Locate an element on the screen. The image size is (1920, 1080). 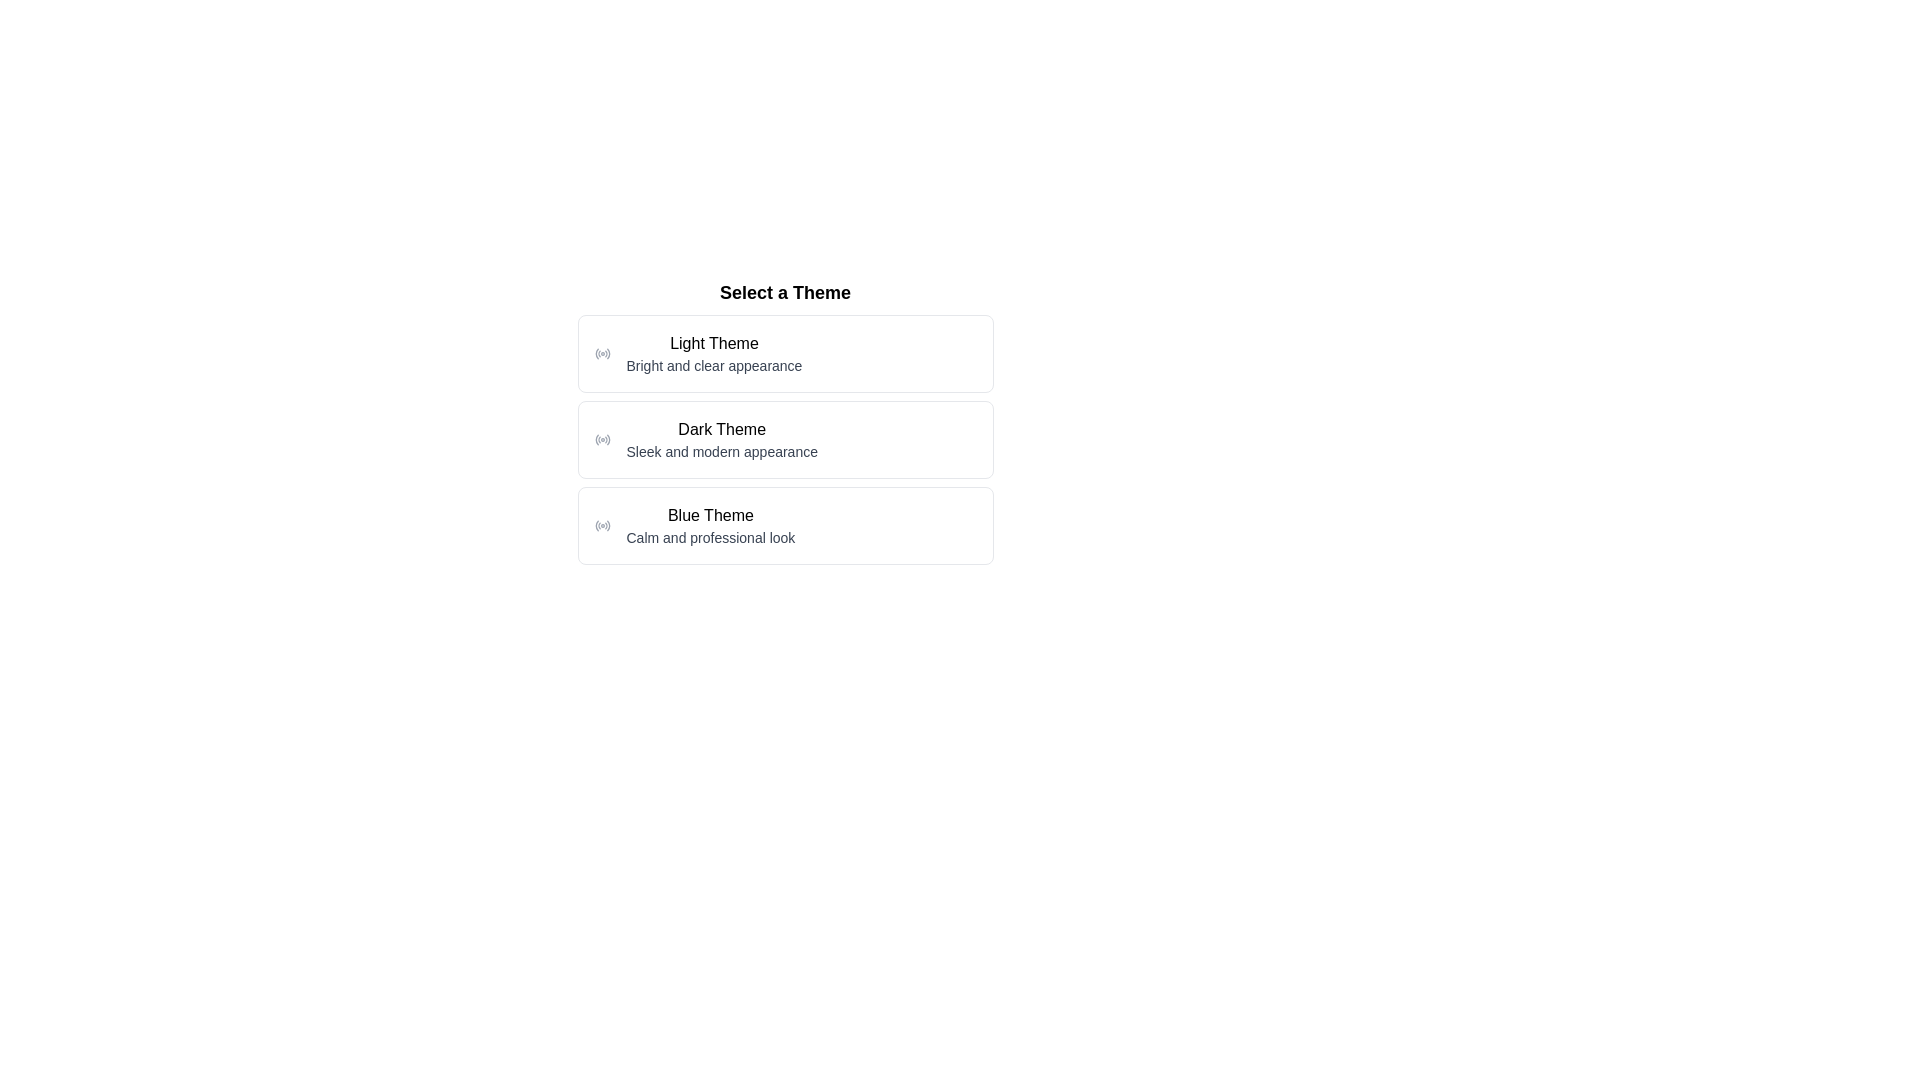
the radio button for the 'Light Theme' option in the thematic preference picker is located at coordinates (601, 353).